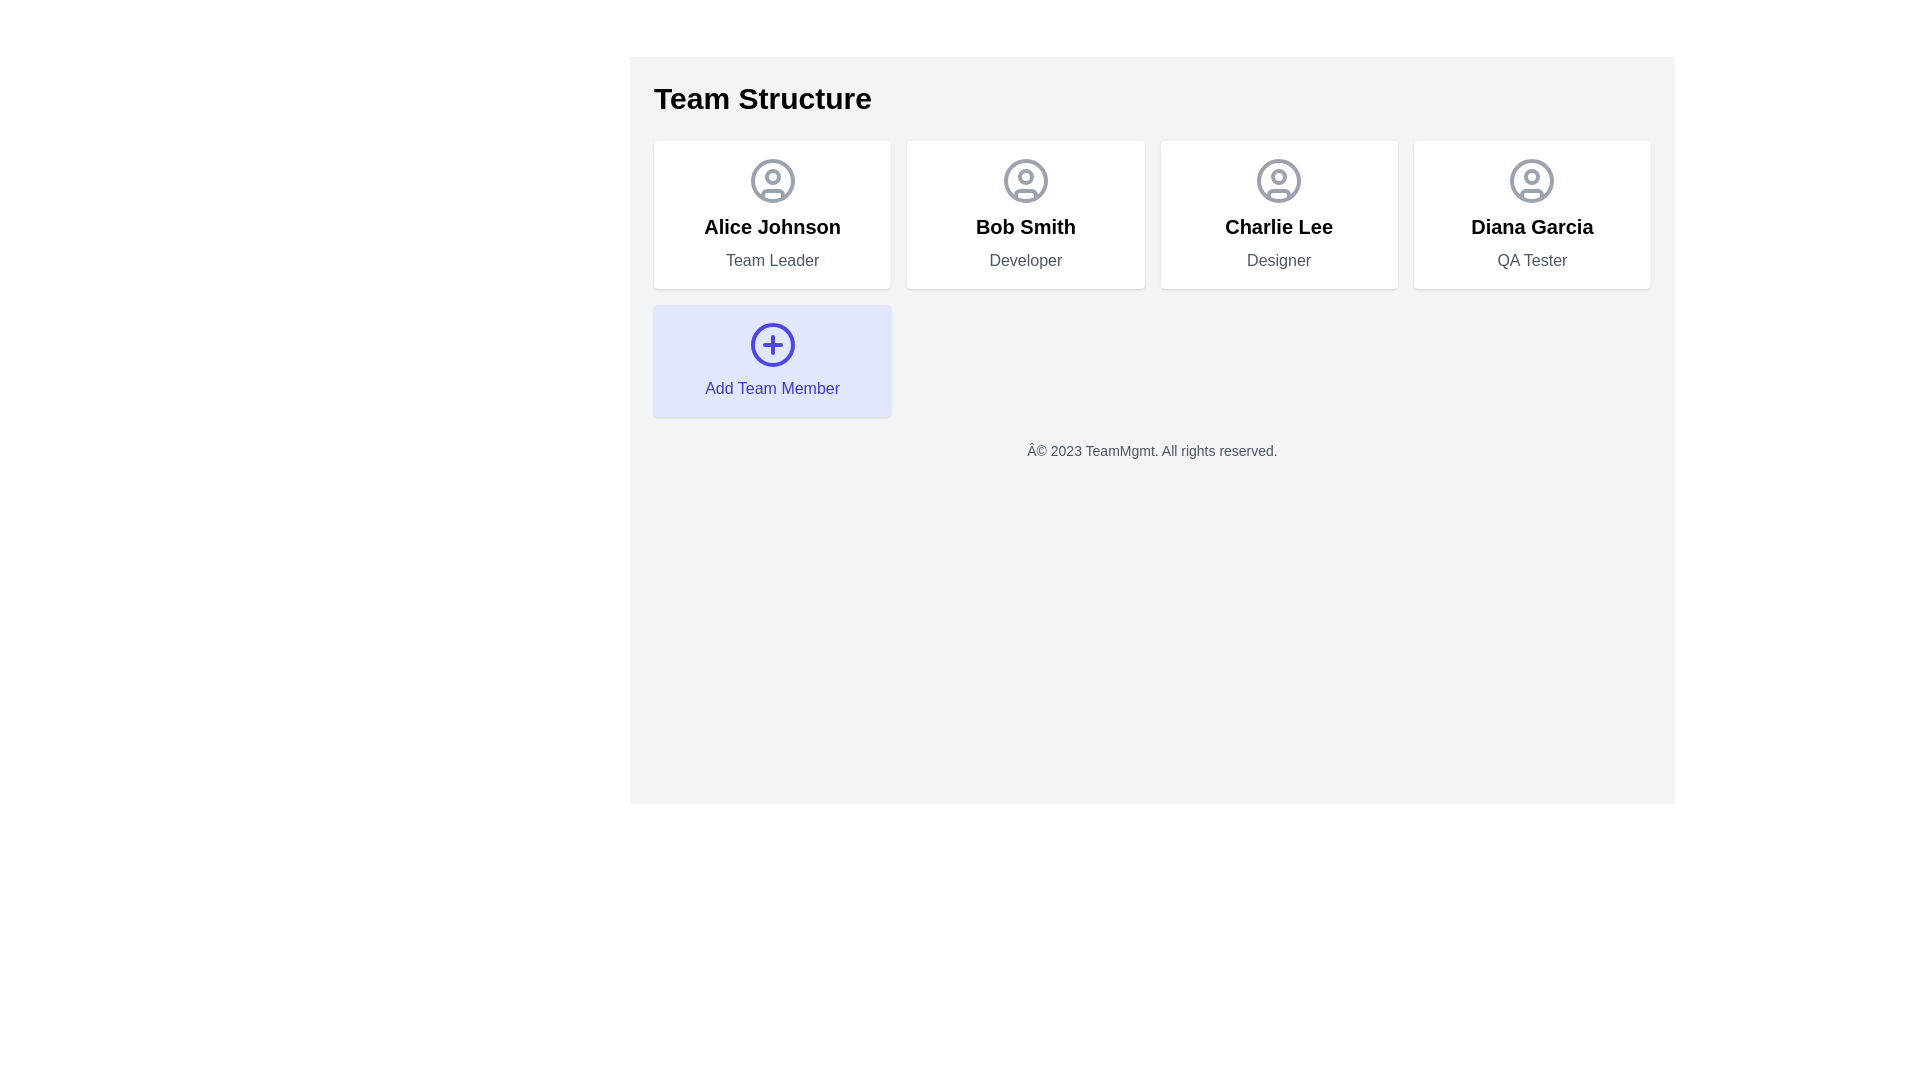  Describe the element at coordinates (1278, 181) in the screenshot. I see `the user icon with a gray outline representing a user, which is positioned above the text 'Charlie Lee' and 'Designer' in the third card layout from the left` at that location.